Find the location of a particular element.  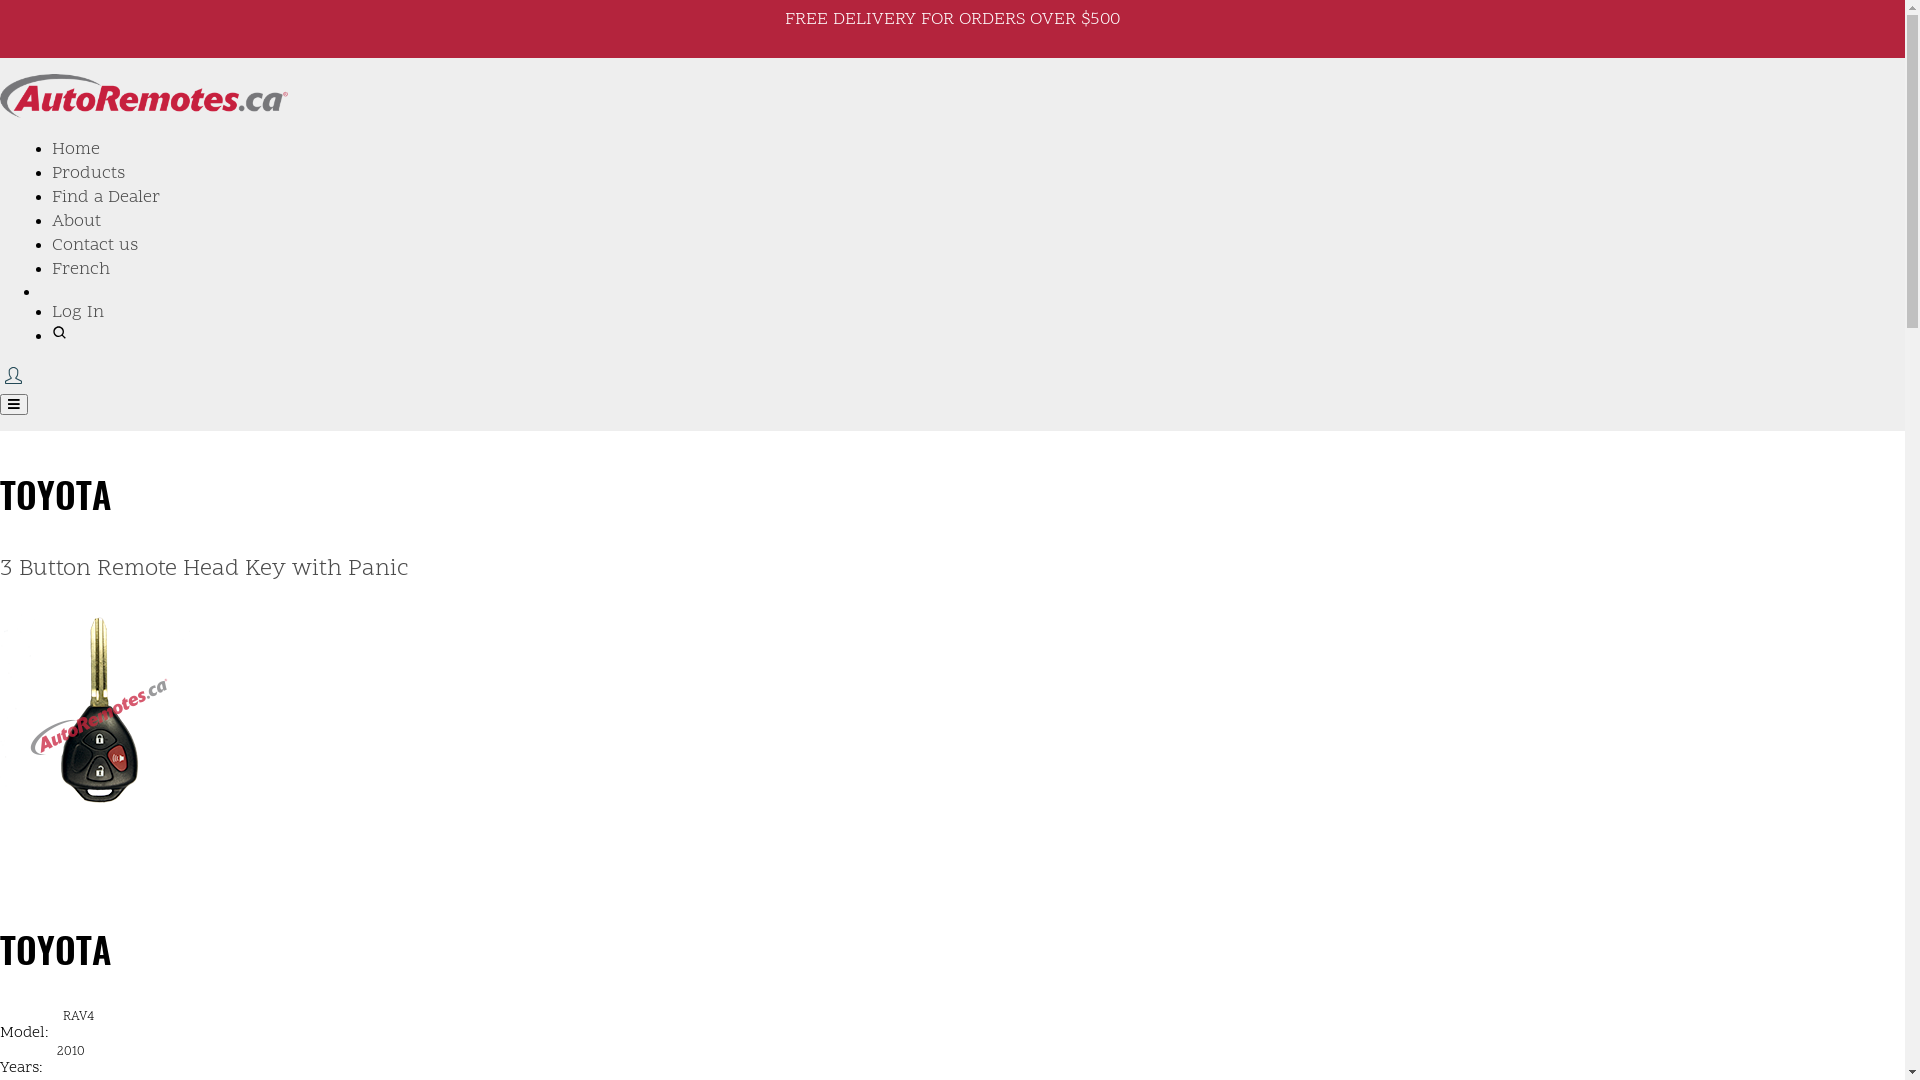

'Contact us' is located at coordinates (52, 244).